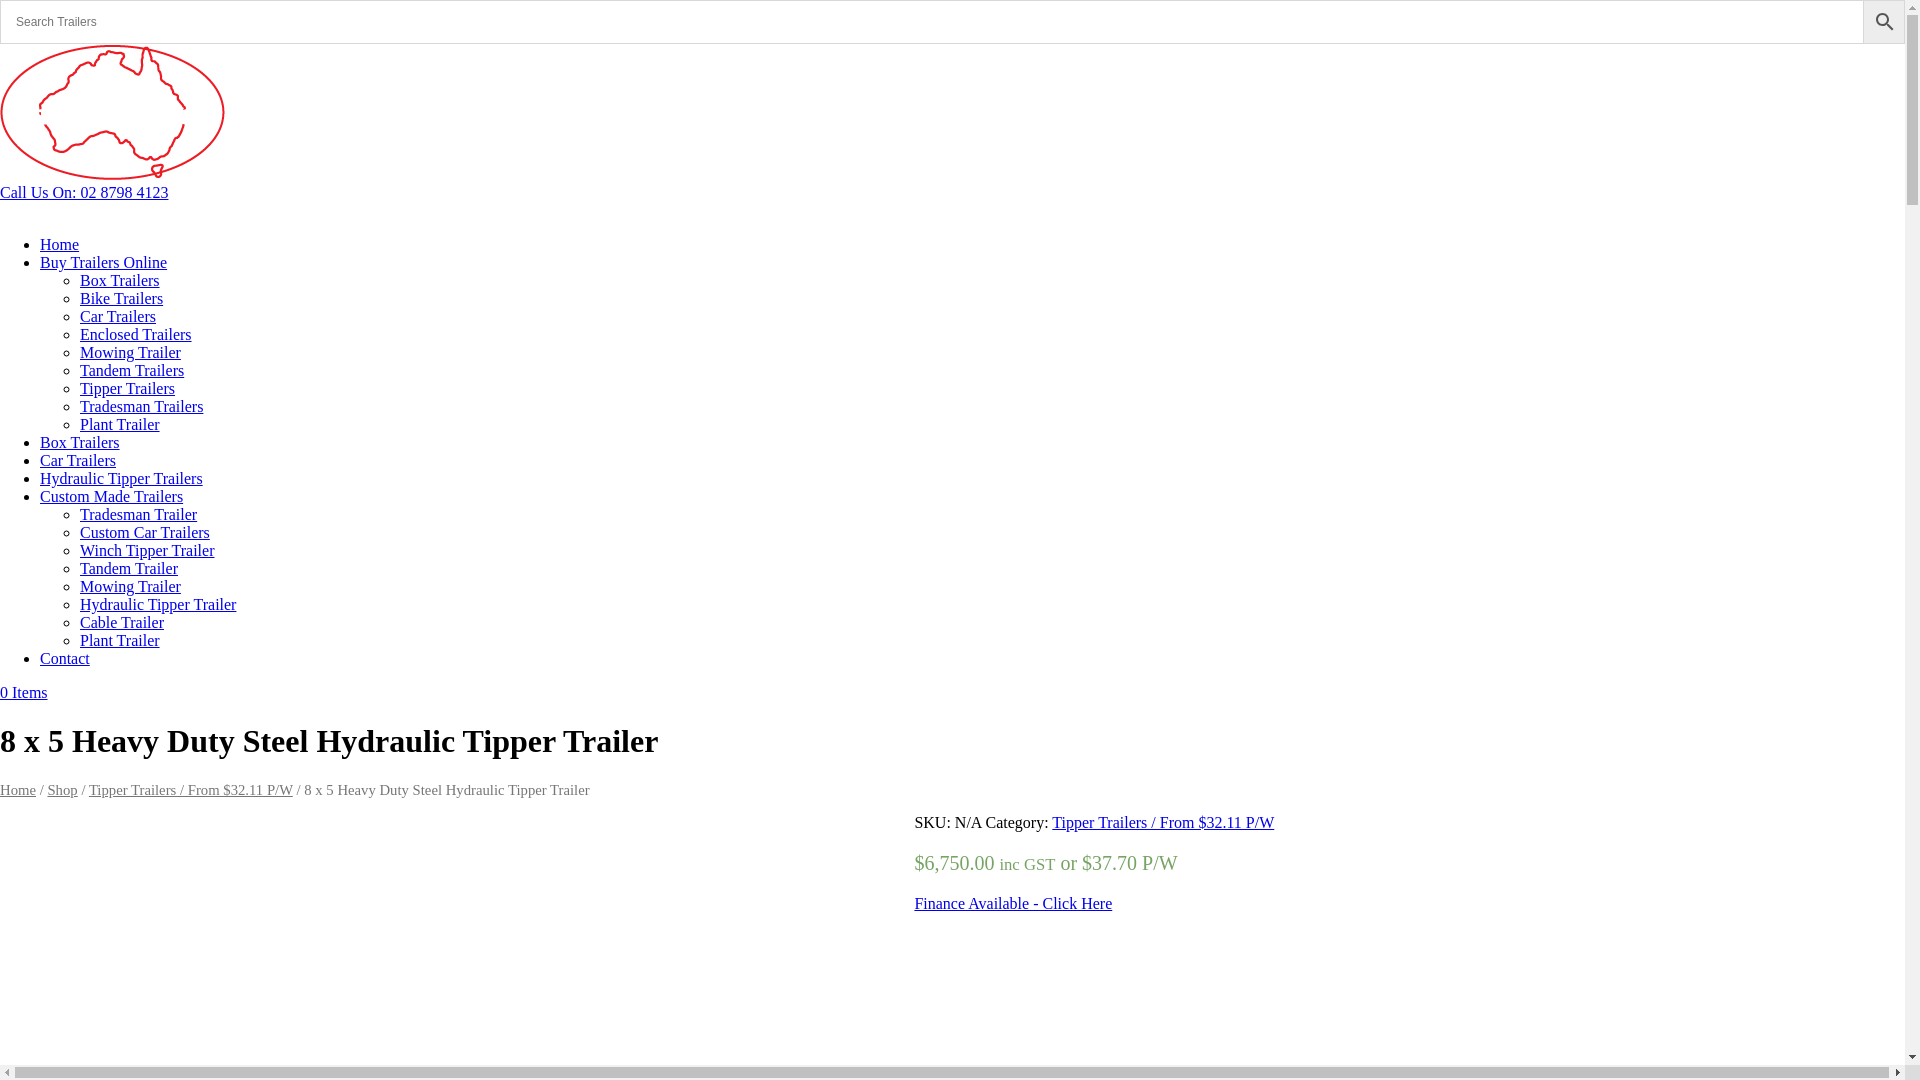  I want to click on 'Winch Tipper Trailer', so click(146, 550).